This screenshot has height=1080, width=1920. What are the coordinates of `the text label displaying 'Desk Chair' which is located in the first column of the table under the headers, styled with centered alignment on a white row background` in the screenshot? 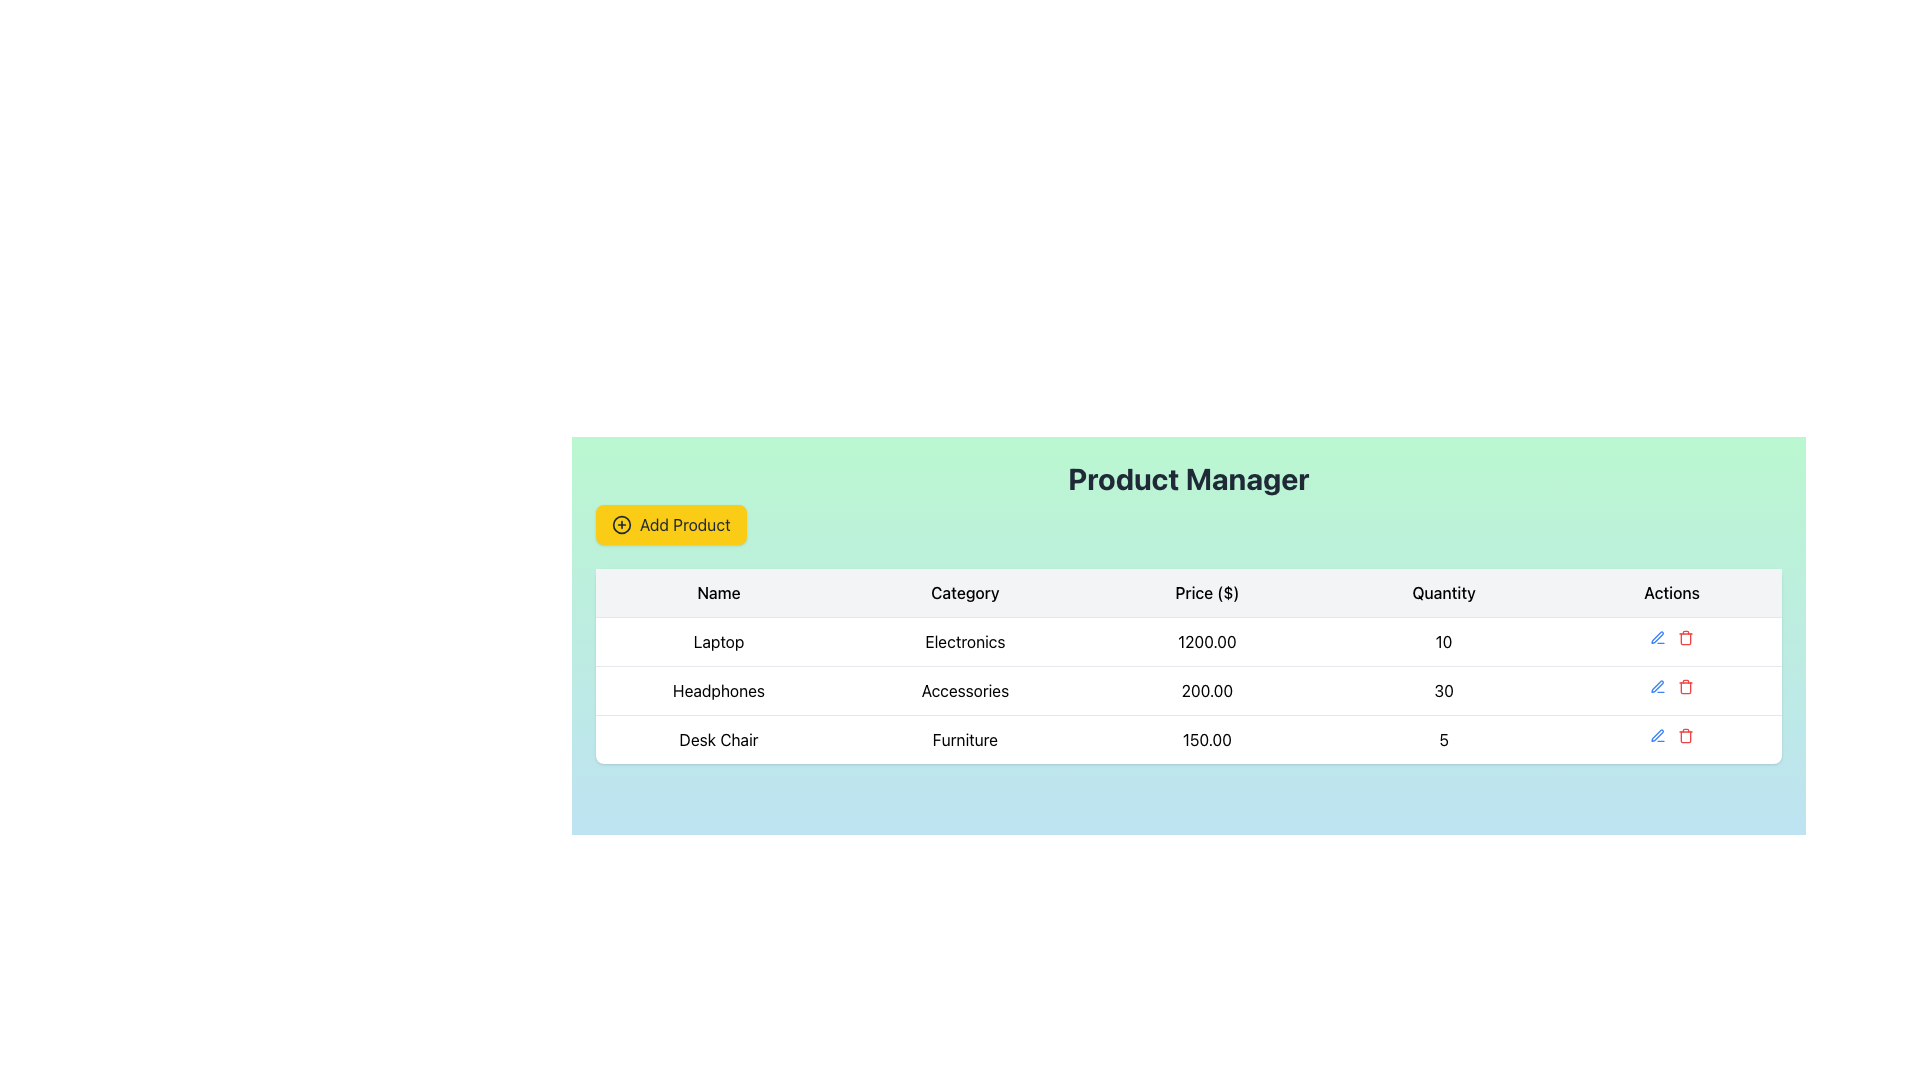 It's located at (719, 739).